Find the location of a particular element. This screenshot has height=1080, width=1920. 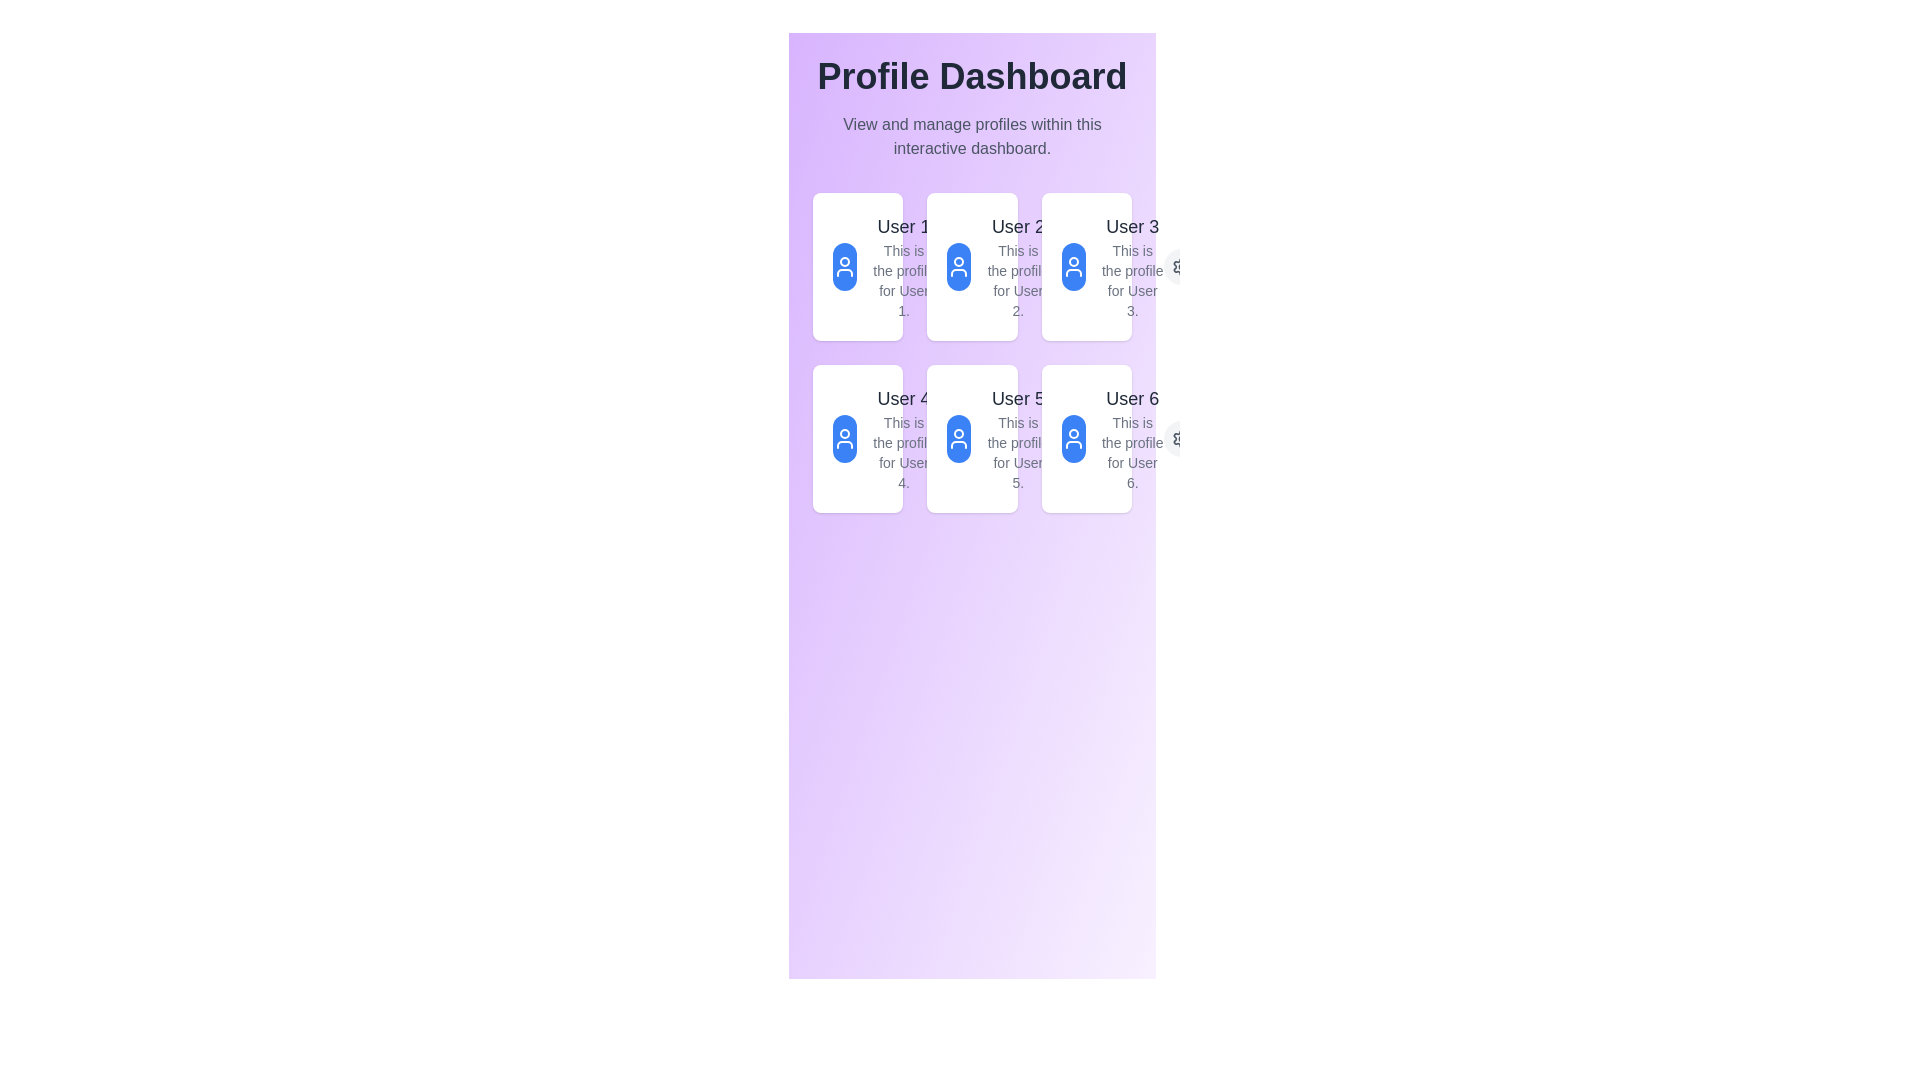

the user icon, which is a circular head representation styled as an SVG graphic with a white outline against a blue background, located in the top-left corner of the card for User 5 in the second row and second column of the grid layout is located at coordinates (1072, 438).